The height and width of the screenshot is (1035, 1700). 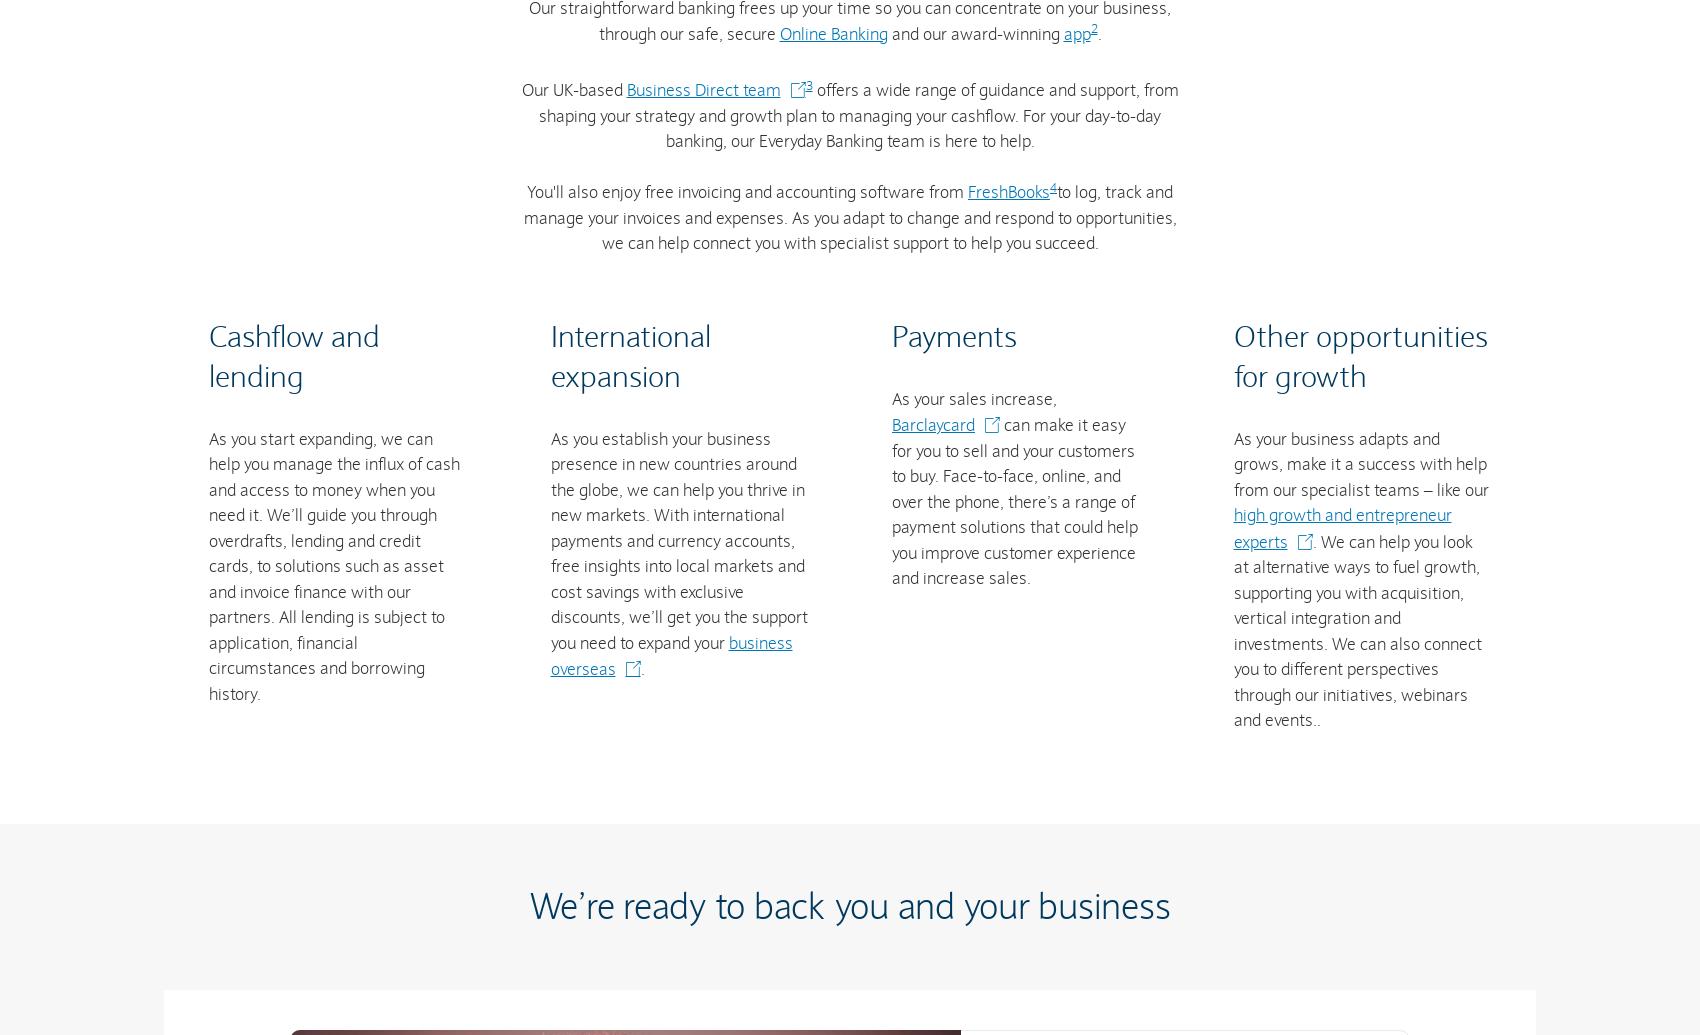 What do you see at coordinates (456, 628) in the screenshot?
I see `'Credit card fraud'` at bounding box center [456, 628].